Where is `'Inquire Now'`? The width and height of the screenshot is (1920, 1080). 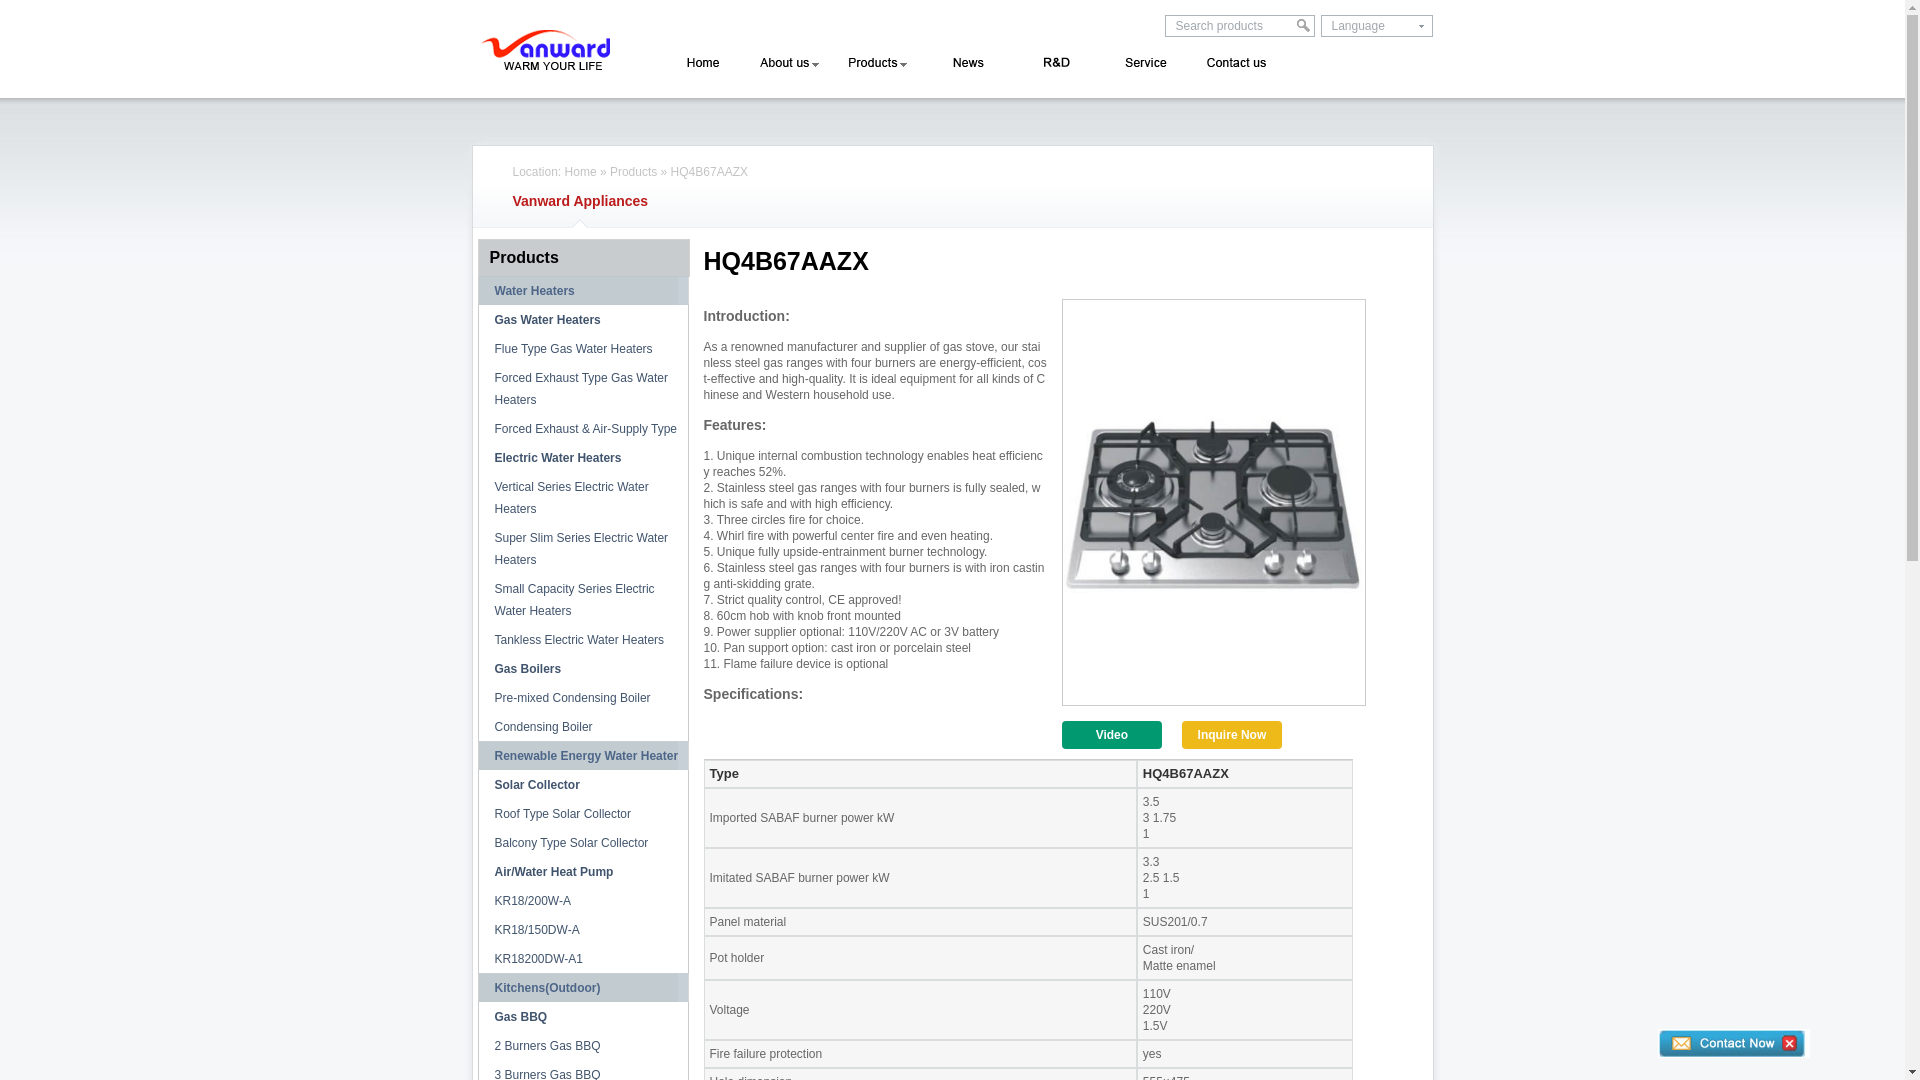 'Inquire Now' is located at coordinates (1181, 735).